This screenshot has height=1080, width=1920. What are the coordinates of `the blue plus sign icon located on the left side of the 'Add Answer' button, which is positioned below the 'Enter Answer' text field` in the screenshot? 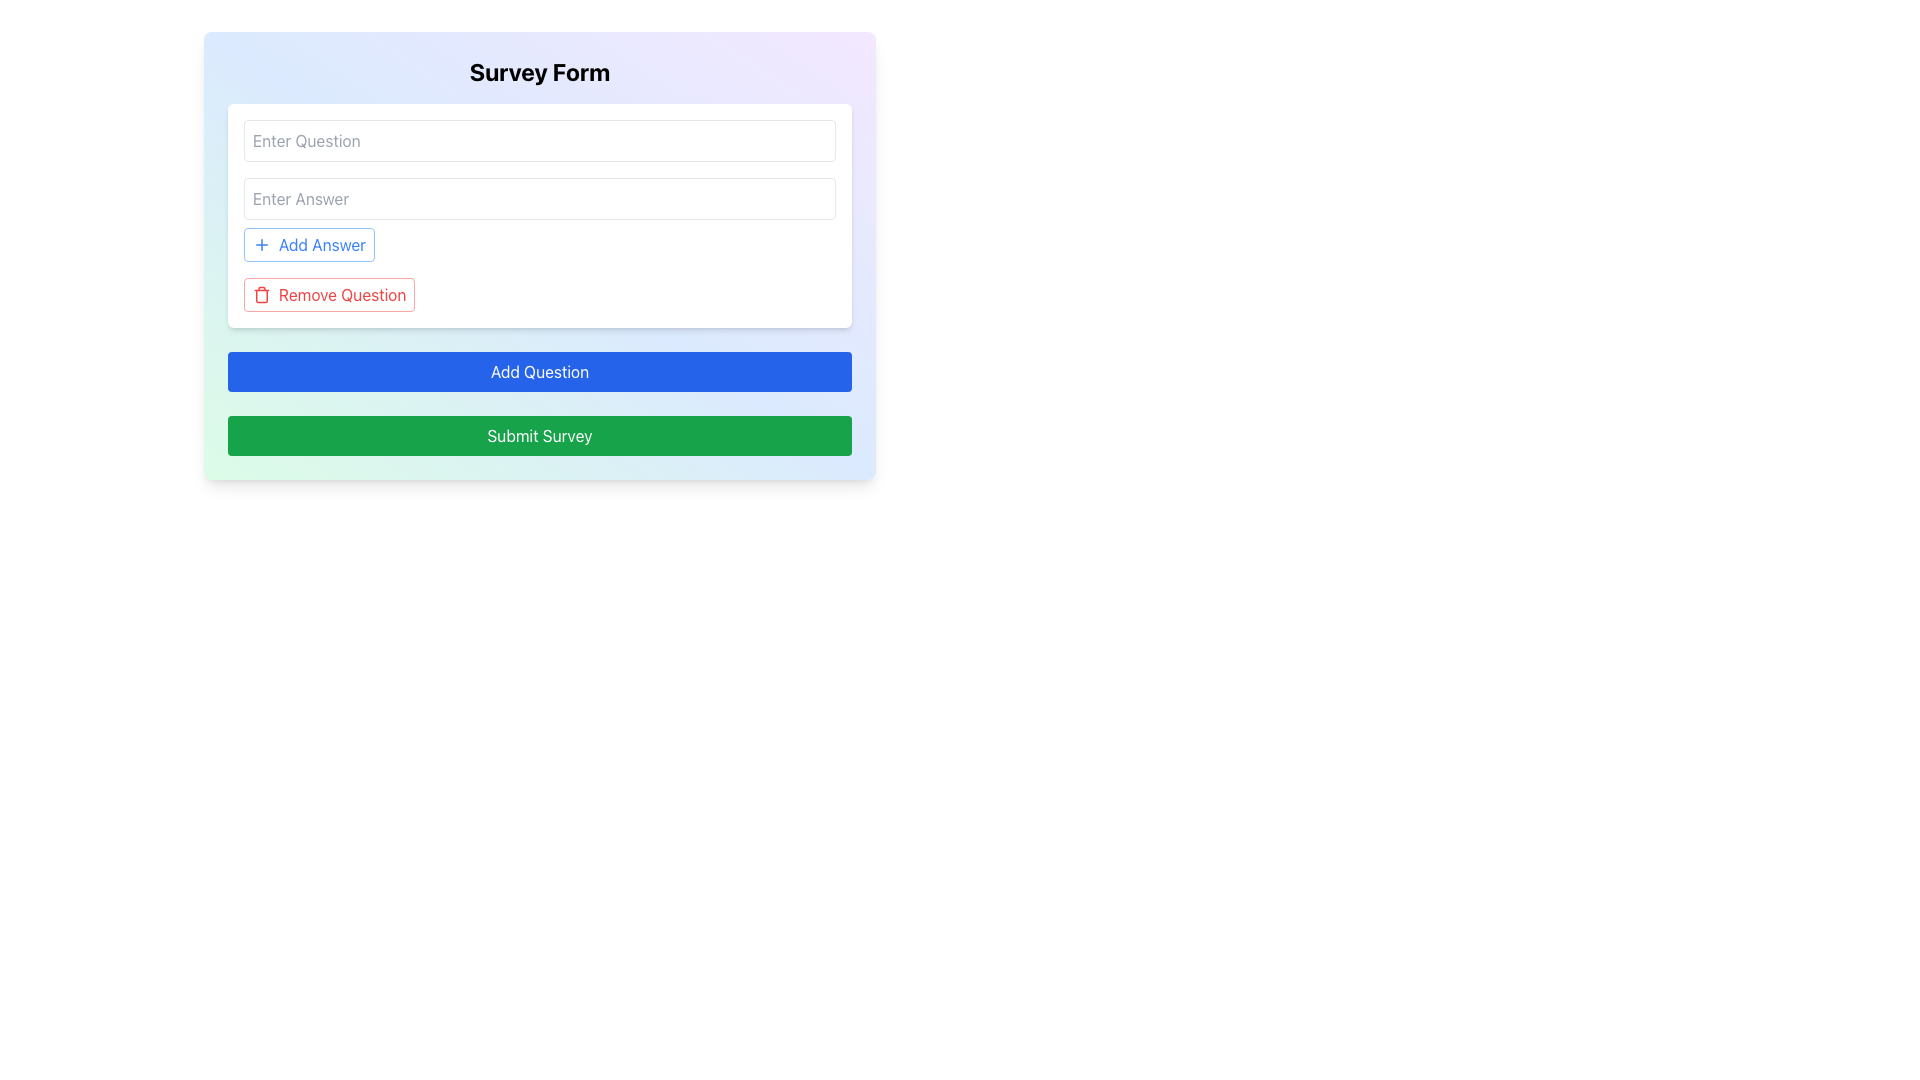 It's located at (261, 244).